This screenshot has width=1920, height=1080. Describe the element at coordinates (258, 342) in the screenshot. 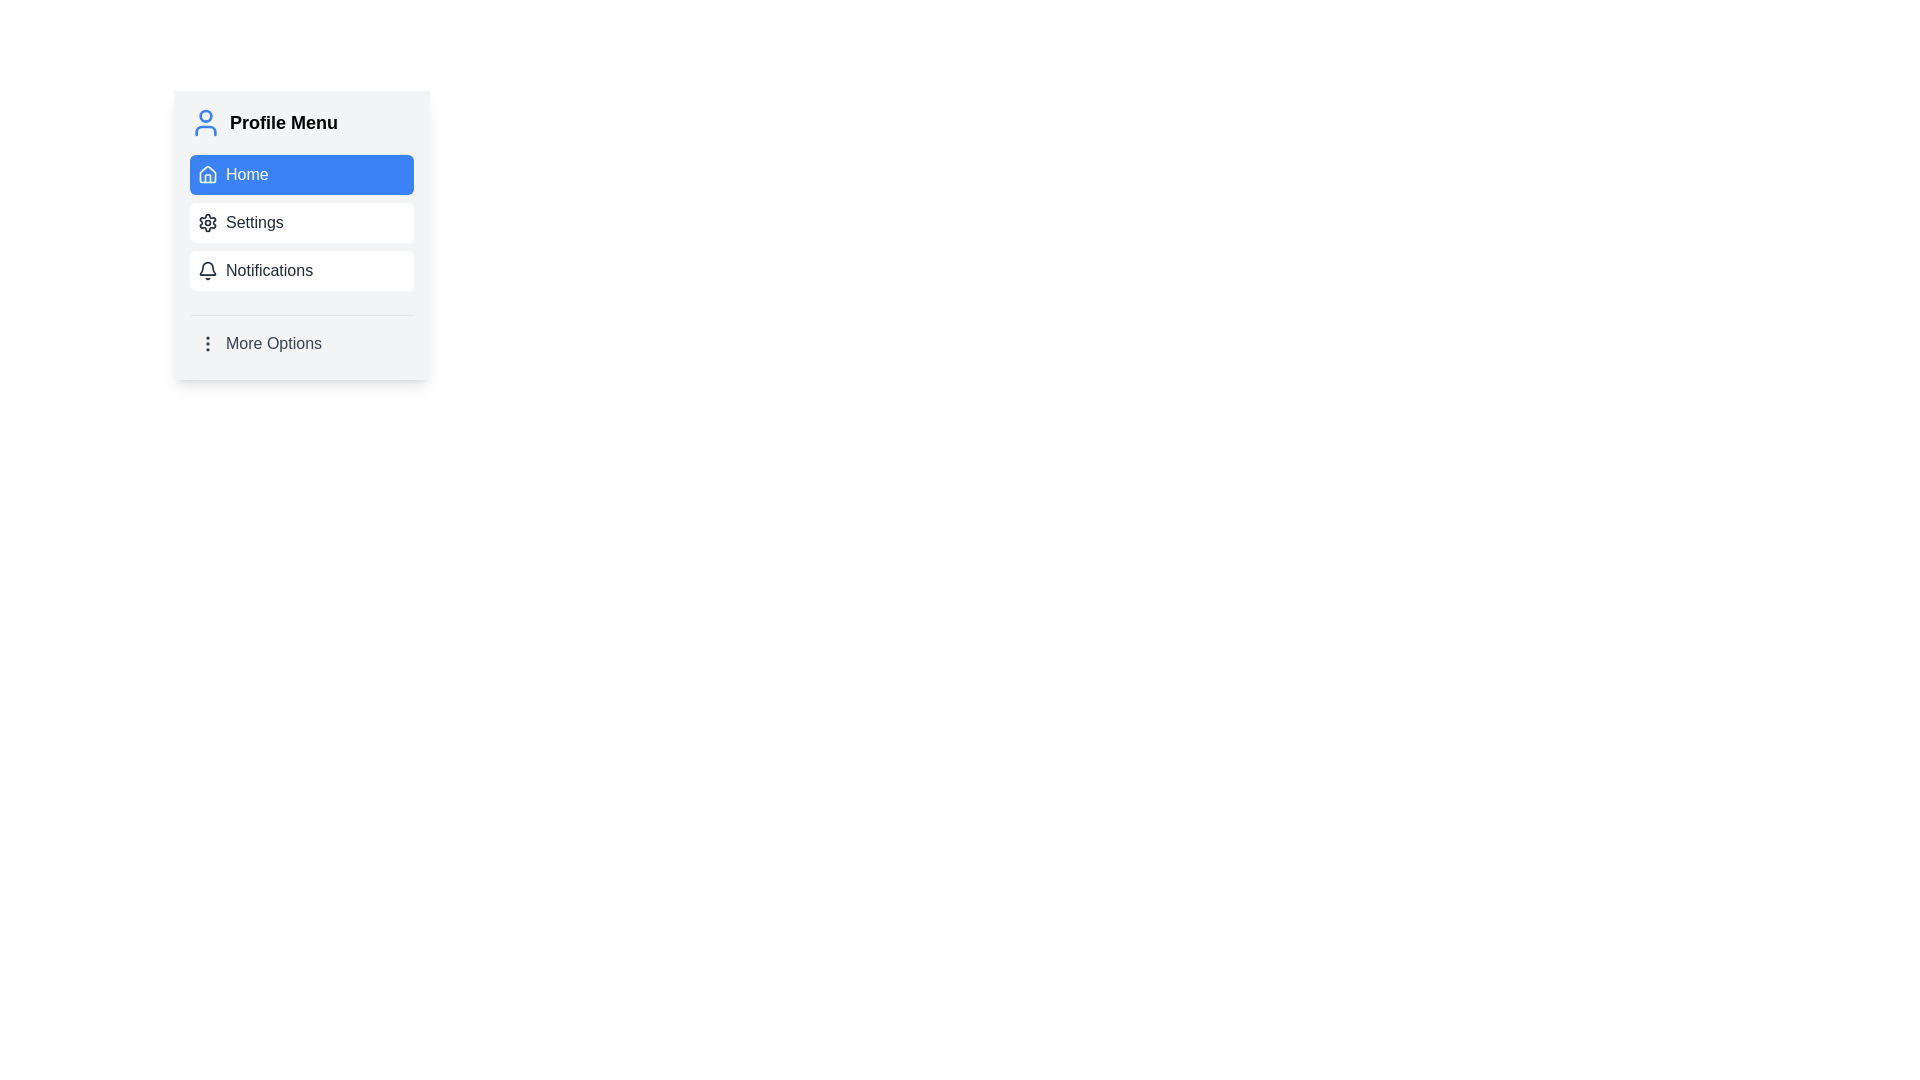

I see `the Button in the Profile Menu that provides access to additional settings or options, located below the Notifications option, to change its background for a visual cue` at that location.